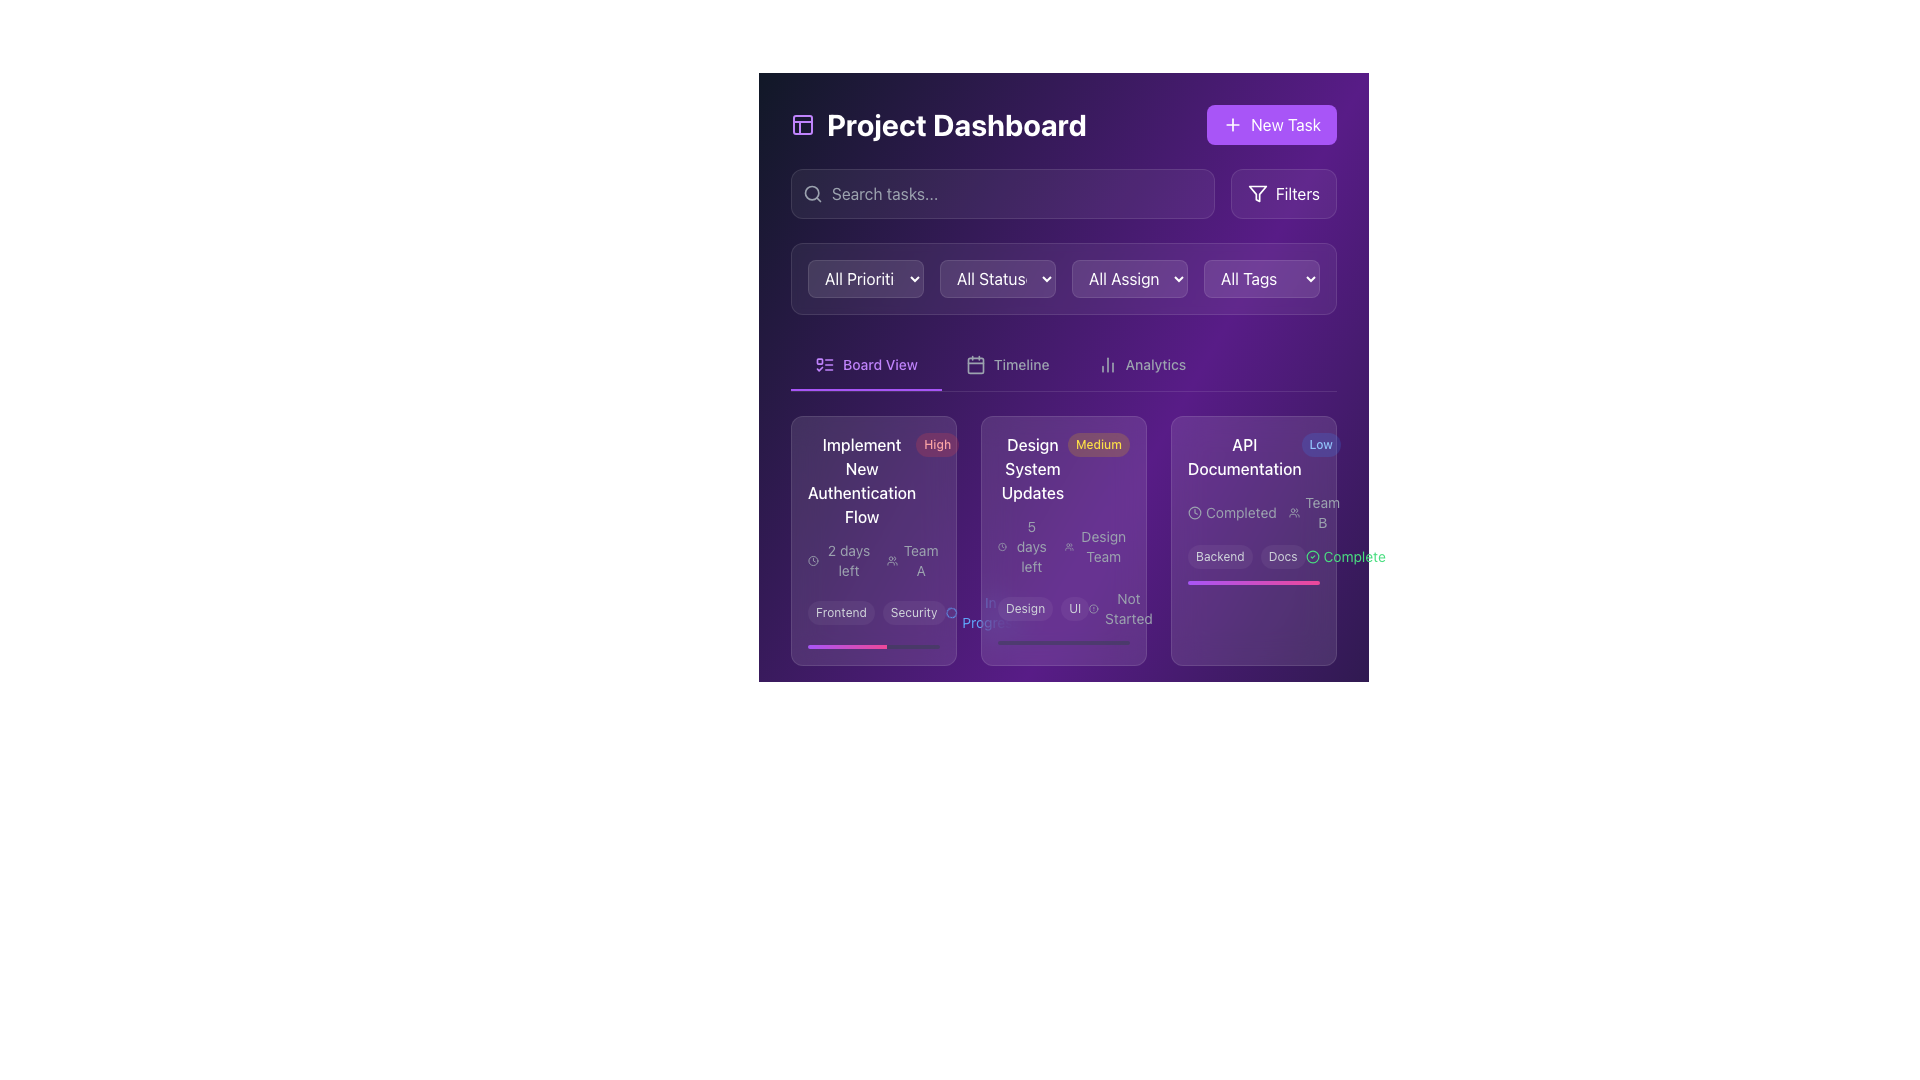 The width and height of the screenshot is (1920, 1080). Describe the element at coordinates (1252, 801) in the screenshot. I see `the sixth Task card located in the bottom right corner of the grid layout` at that location.